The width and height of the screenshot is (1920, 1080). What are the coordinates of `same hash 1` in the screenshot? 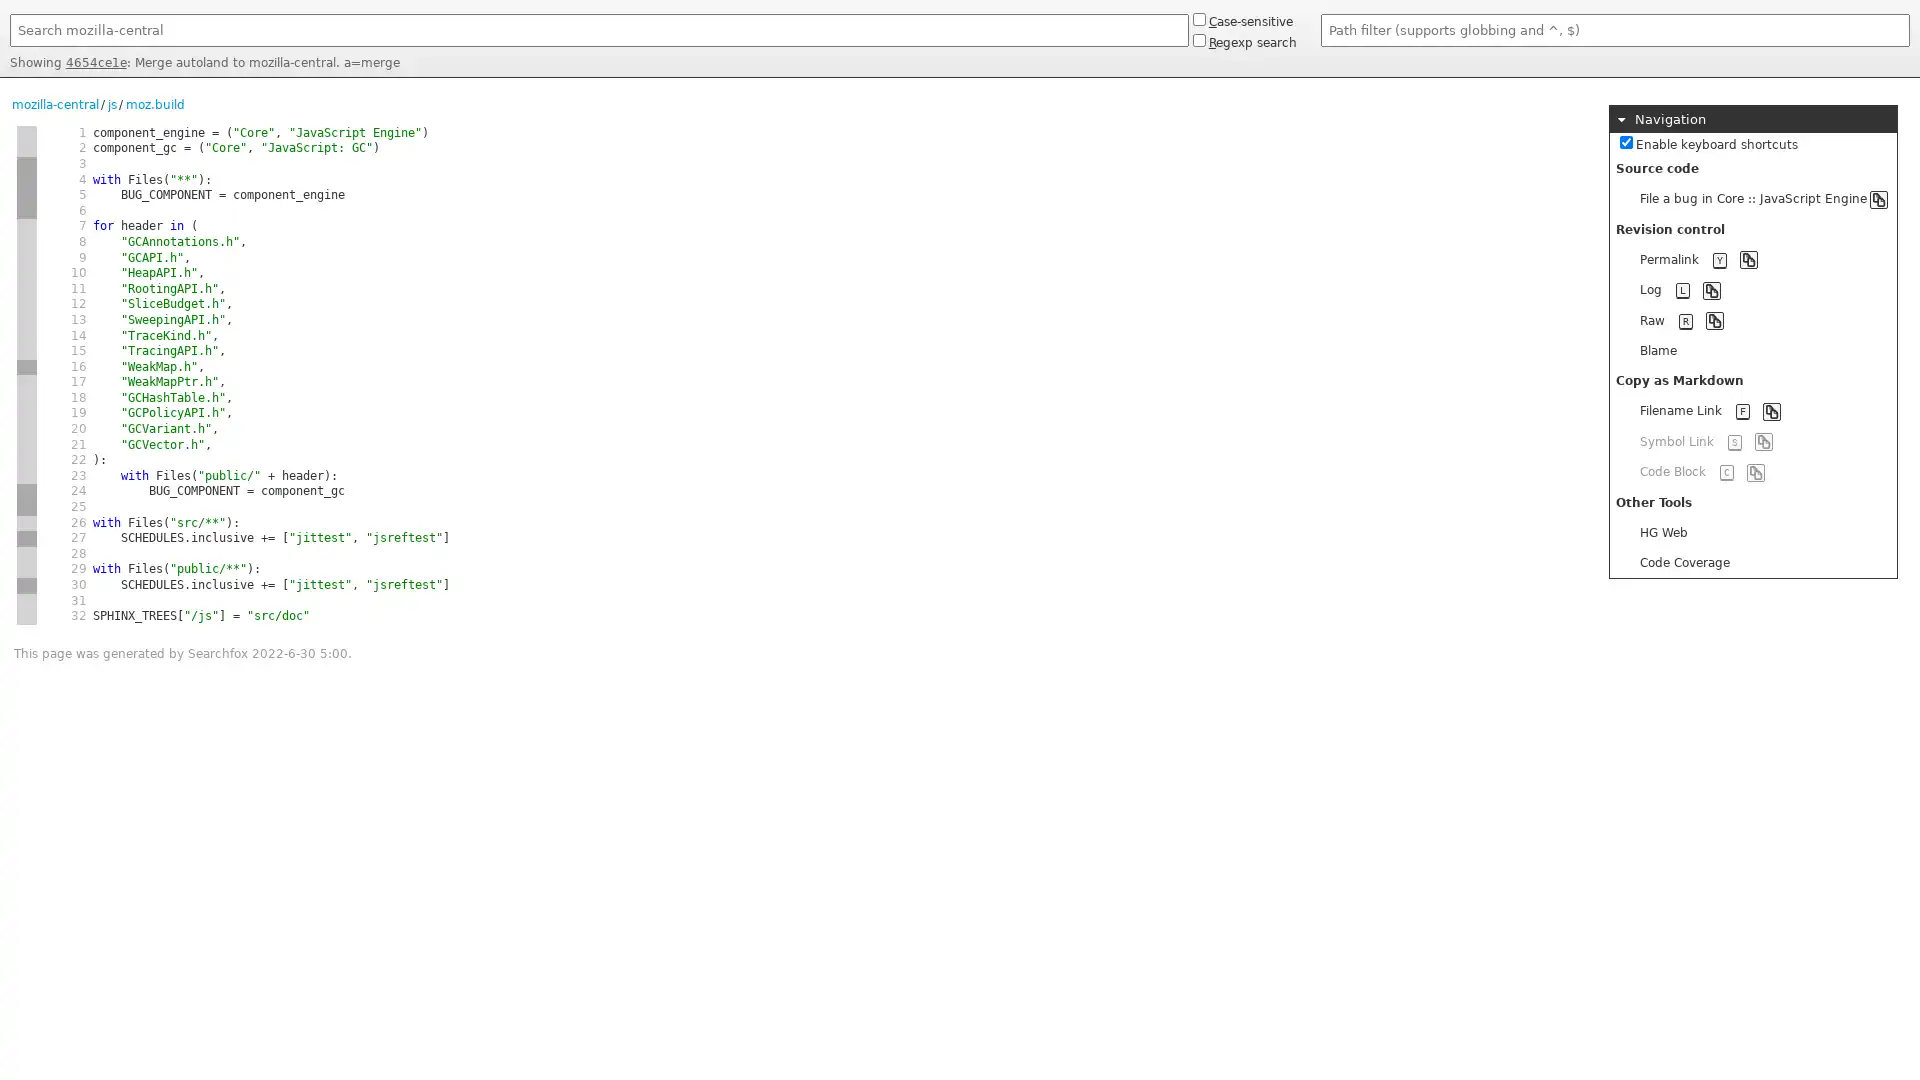 It's located at (27, 412).